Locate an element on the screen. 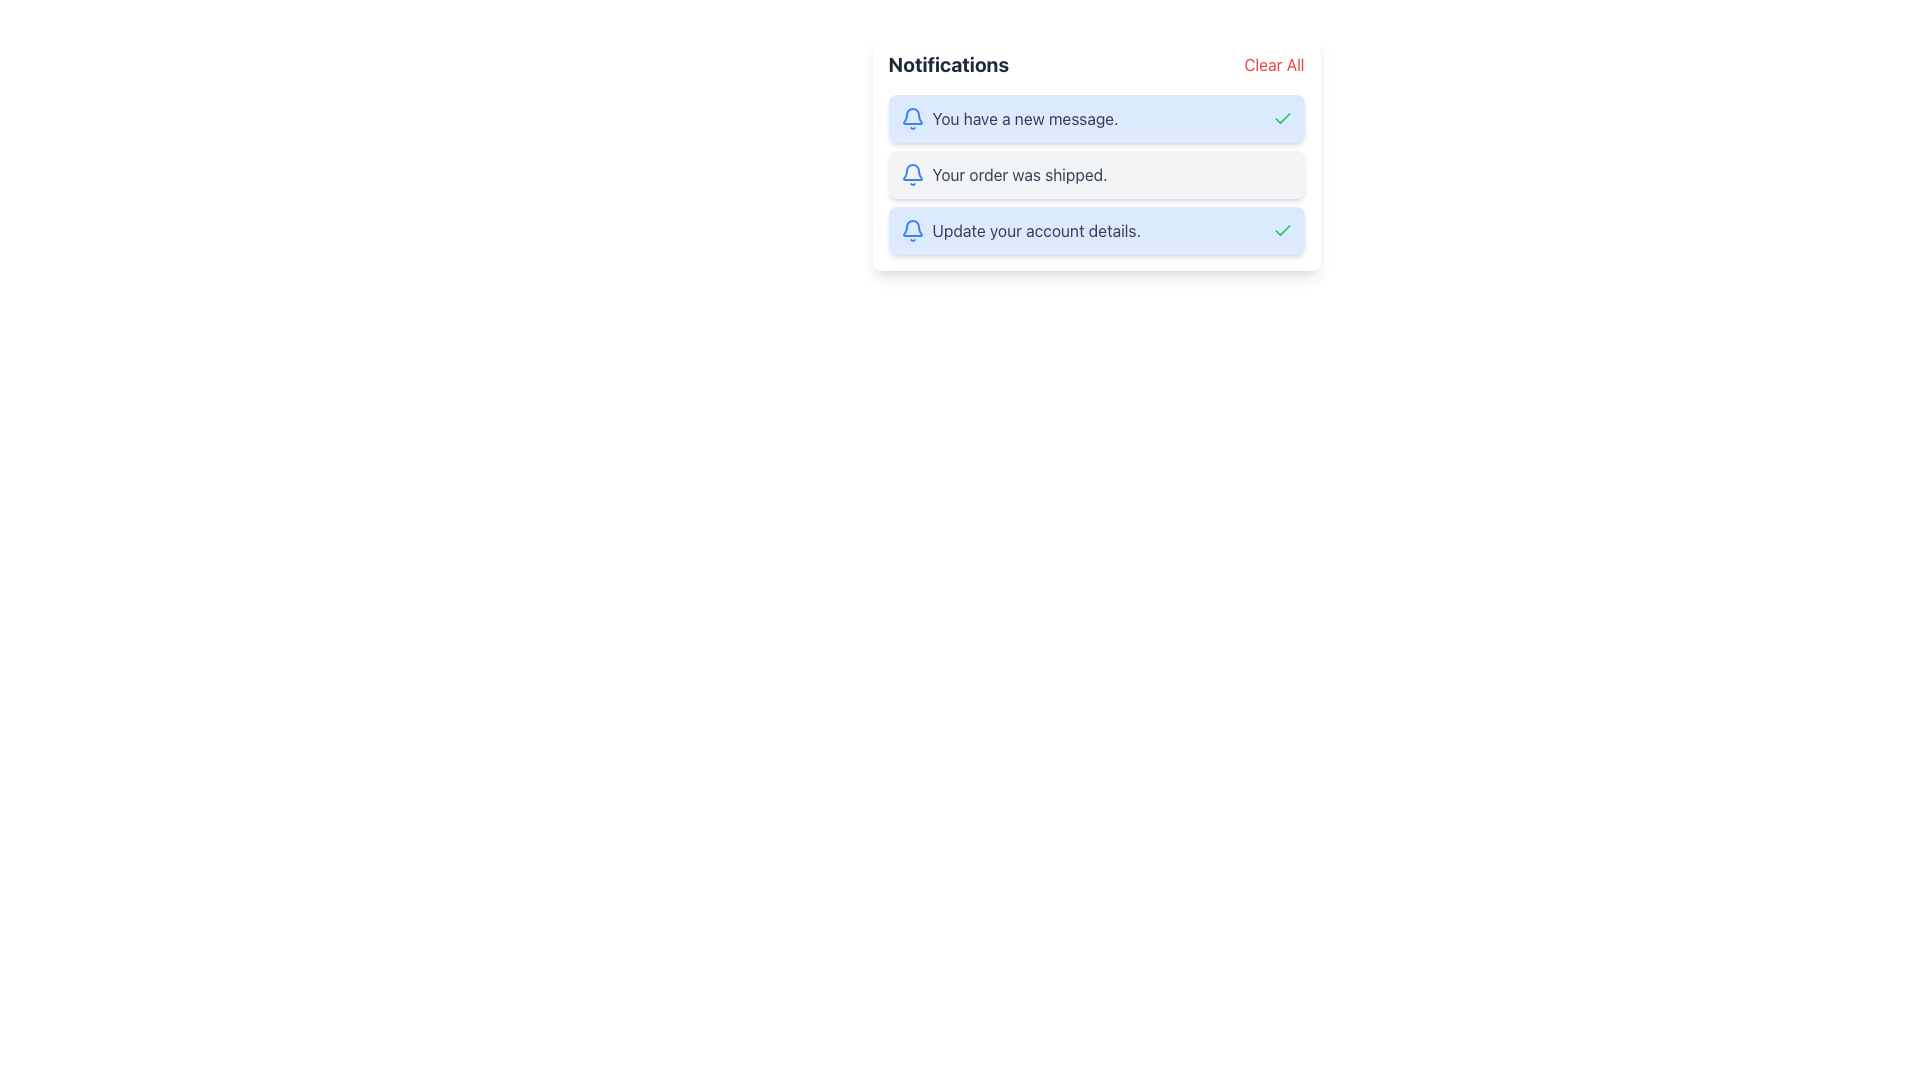  the text label that reads 'Update your account details.' which is displayed in medium gray font within a notification card at the bottom of the list is located at coordinates (1036, 230).